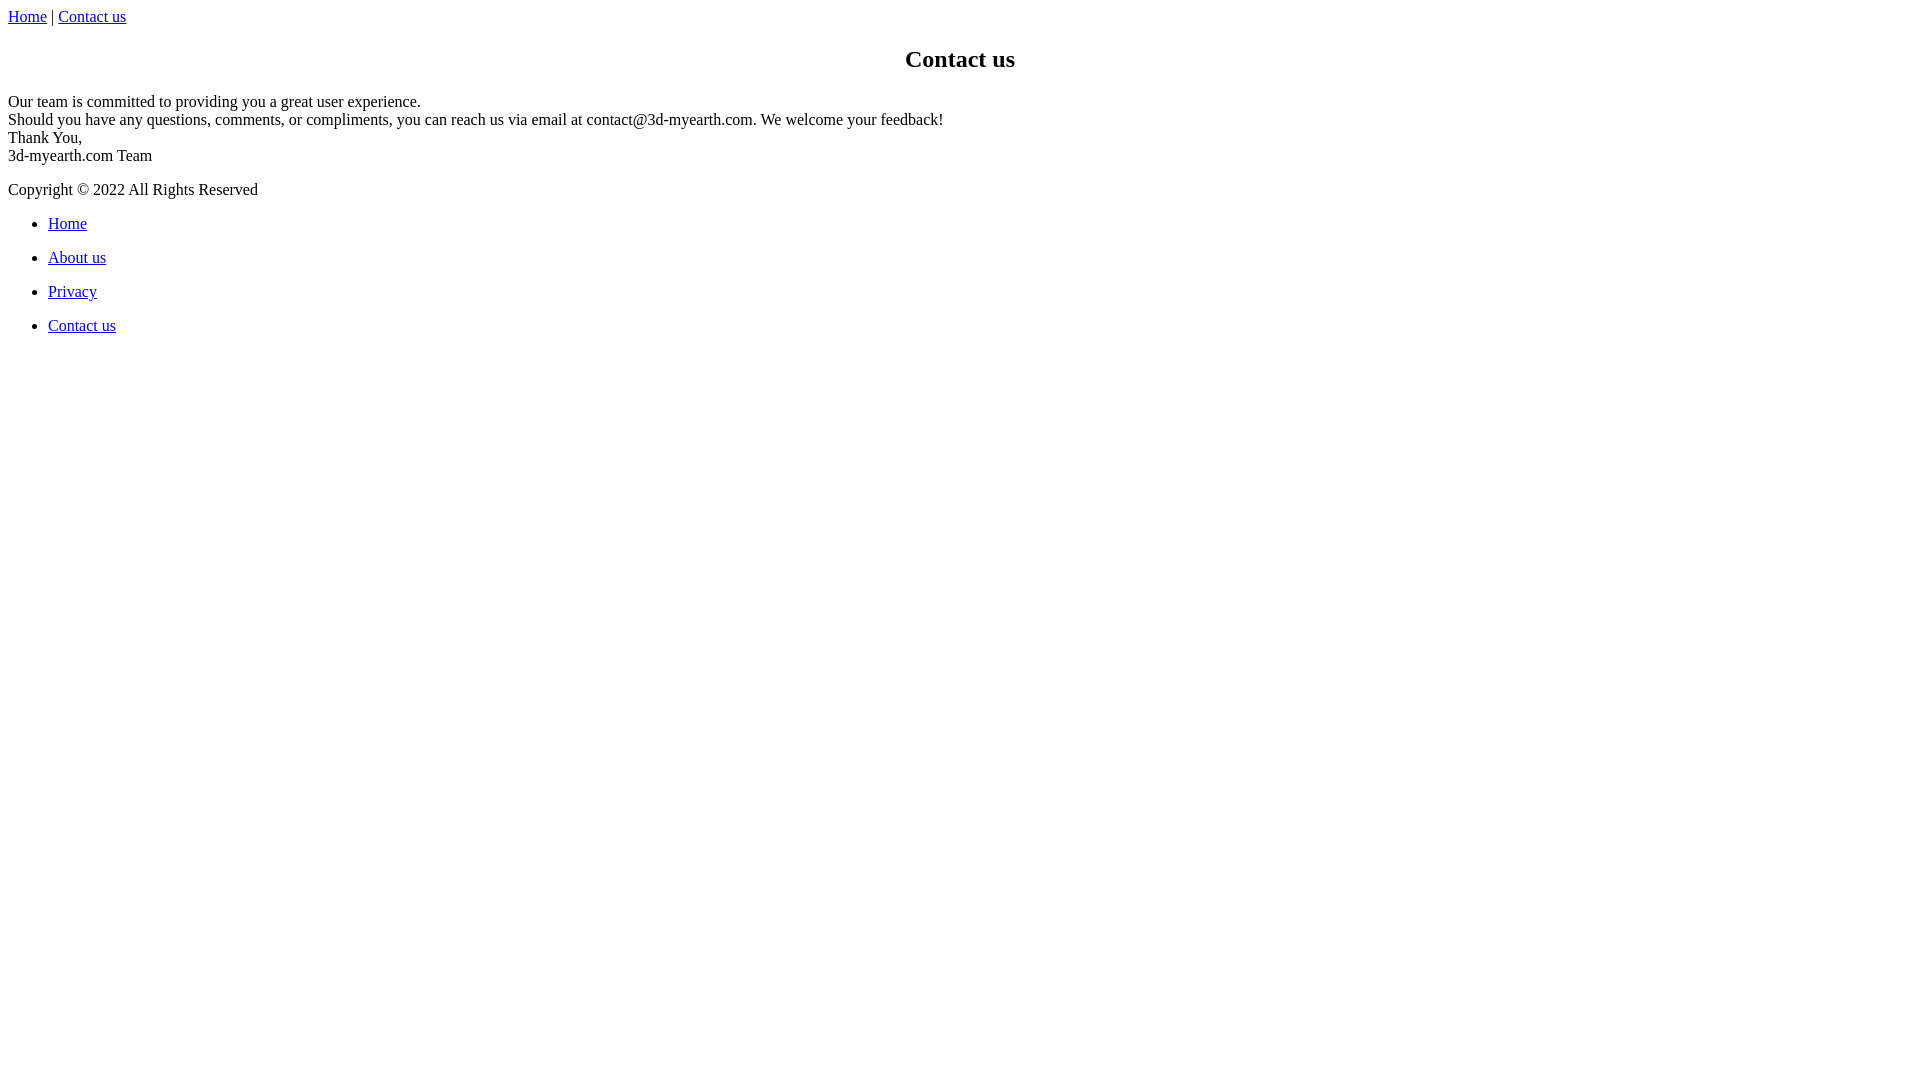 Image resolution: width=1920 pixels, height=1080 pixels. I want to click on 'Home', so click(27, 16).